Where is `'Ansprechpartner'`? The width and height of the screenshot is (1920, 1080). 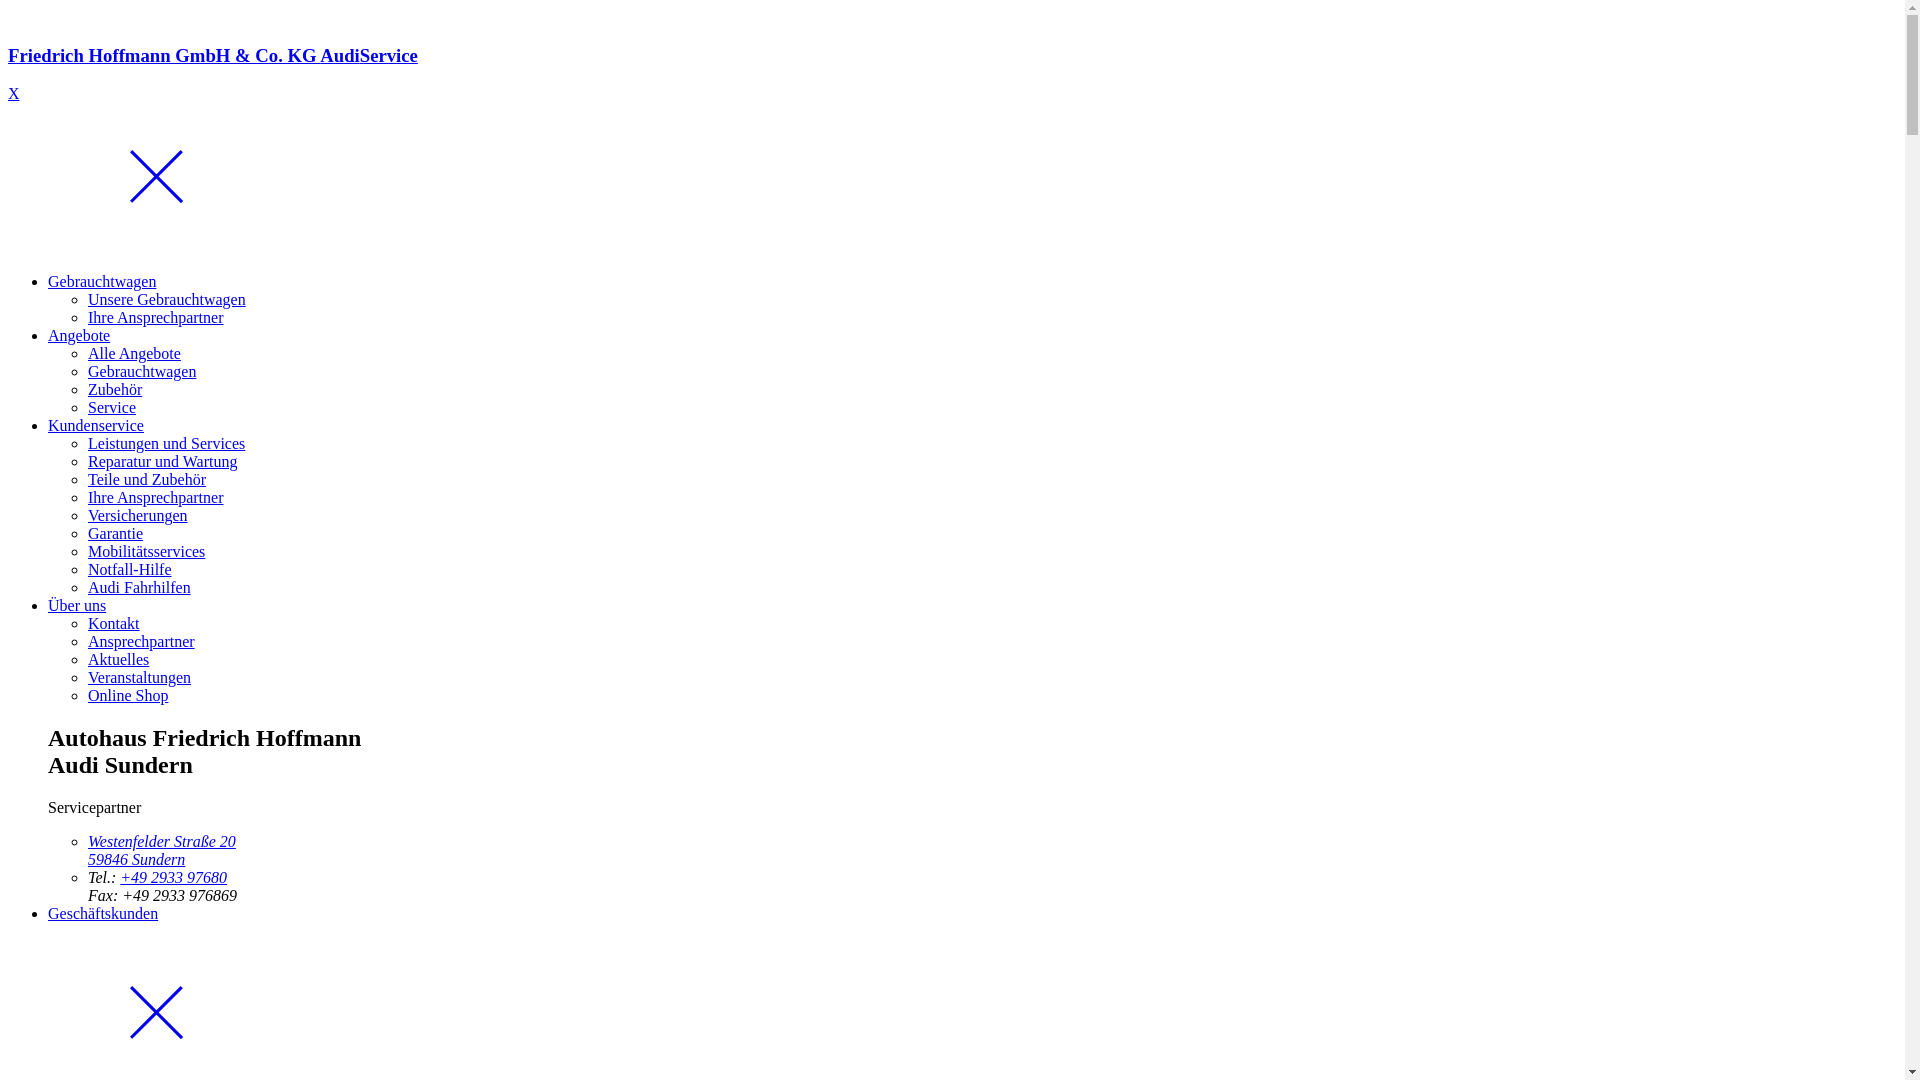 'Ansprechpartner' is located at coordinates (140, 641).